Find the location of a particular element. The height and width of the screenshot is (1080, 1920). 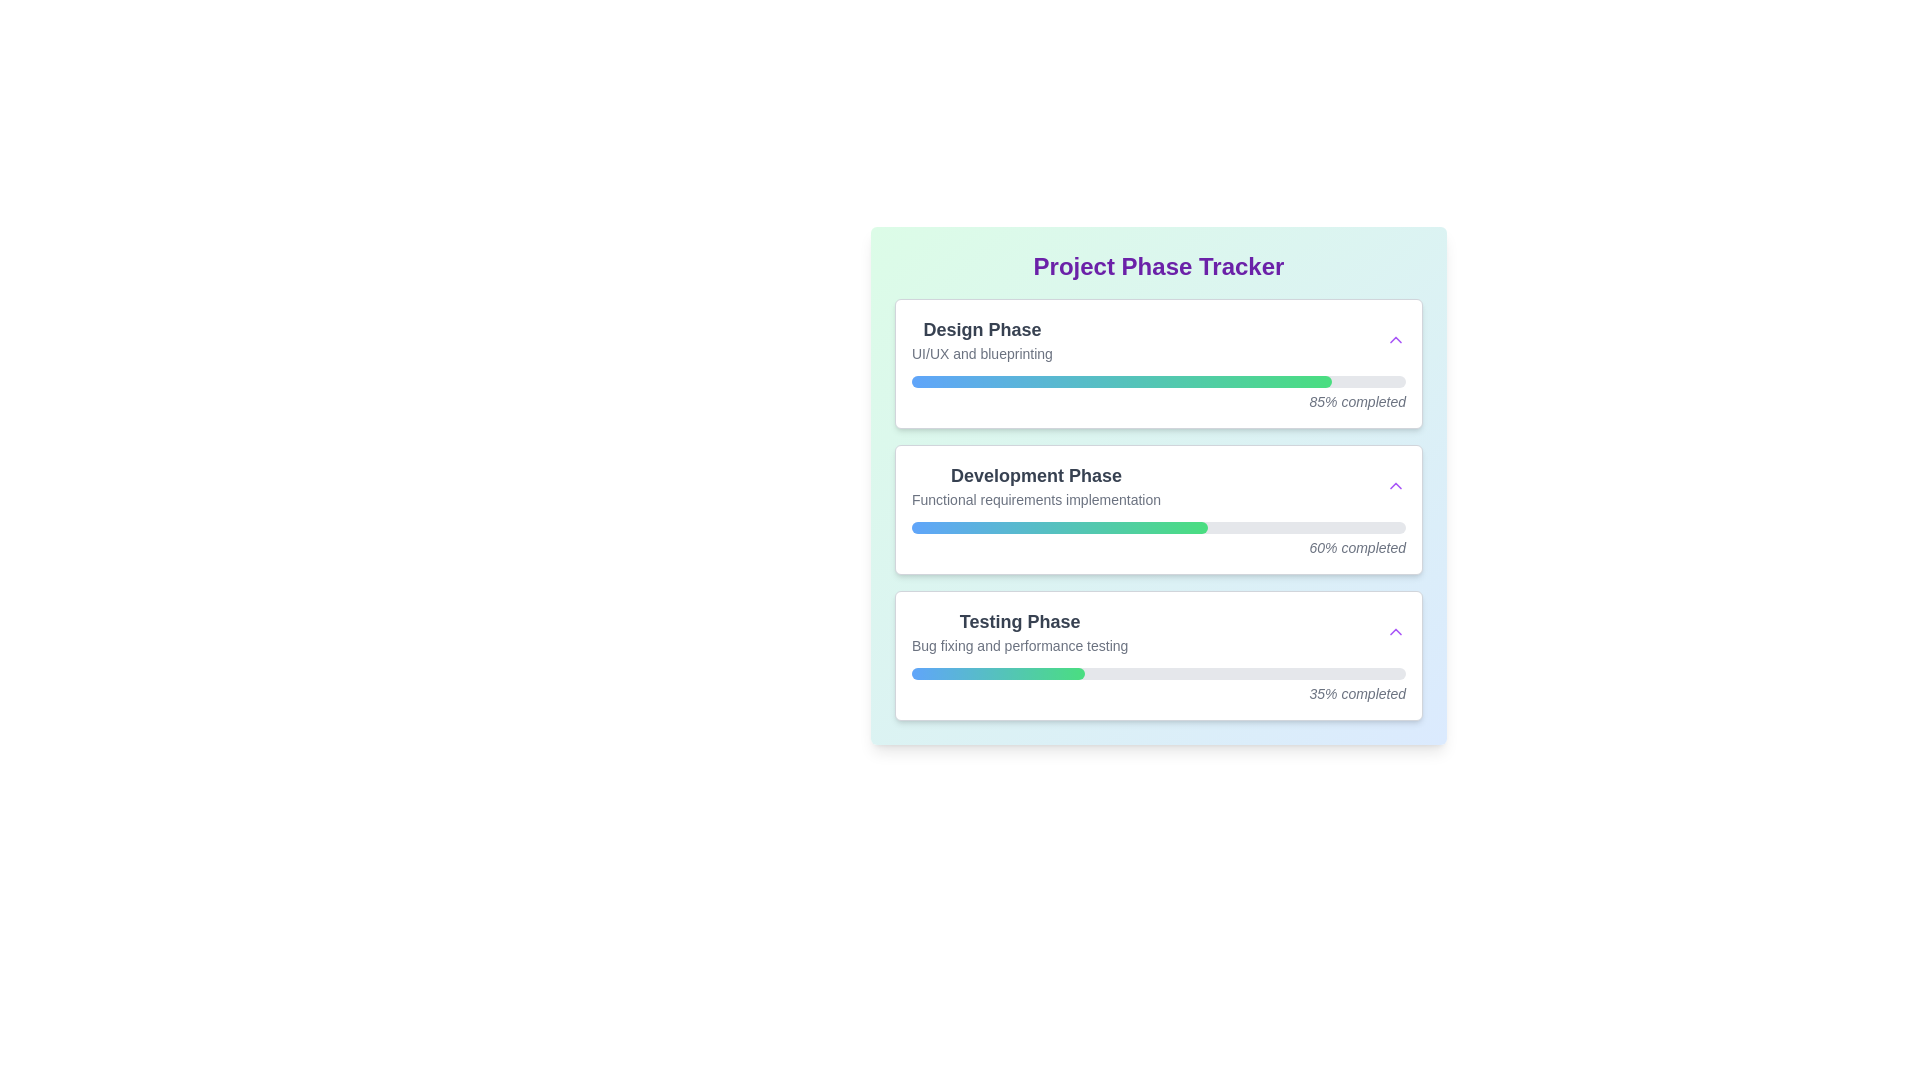

the Progress Bar with Label indicating 85% completion in the 'Design Phase' section of the 'Project Phase Tracker' is located at coordinates (1158, 393).